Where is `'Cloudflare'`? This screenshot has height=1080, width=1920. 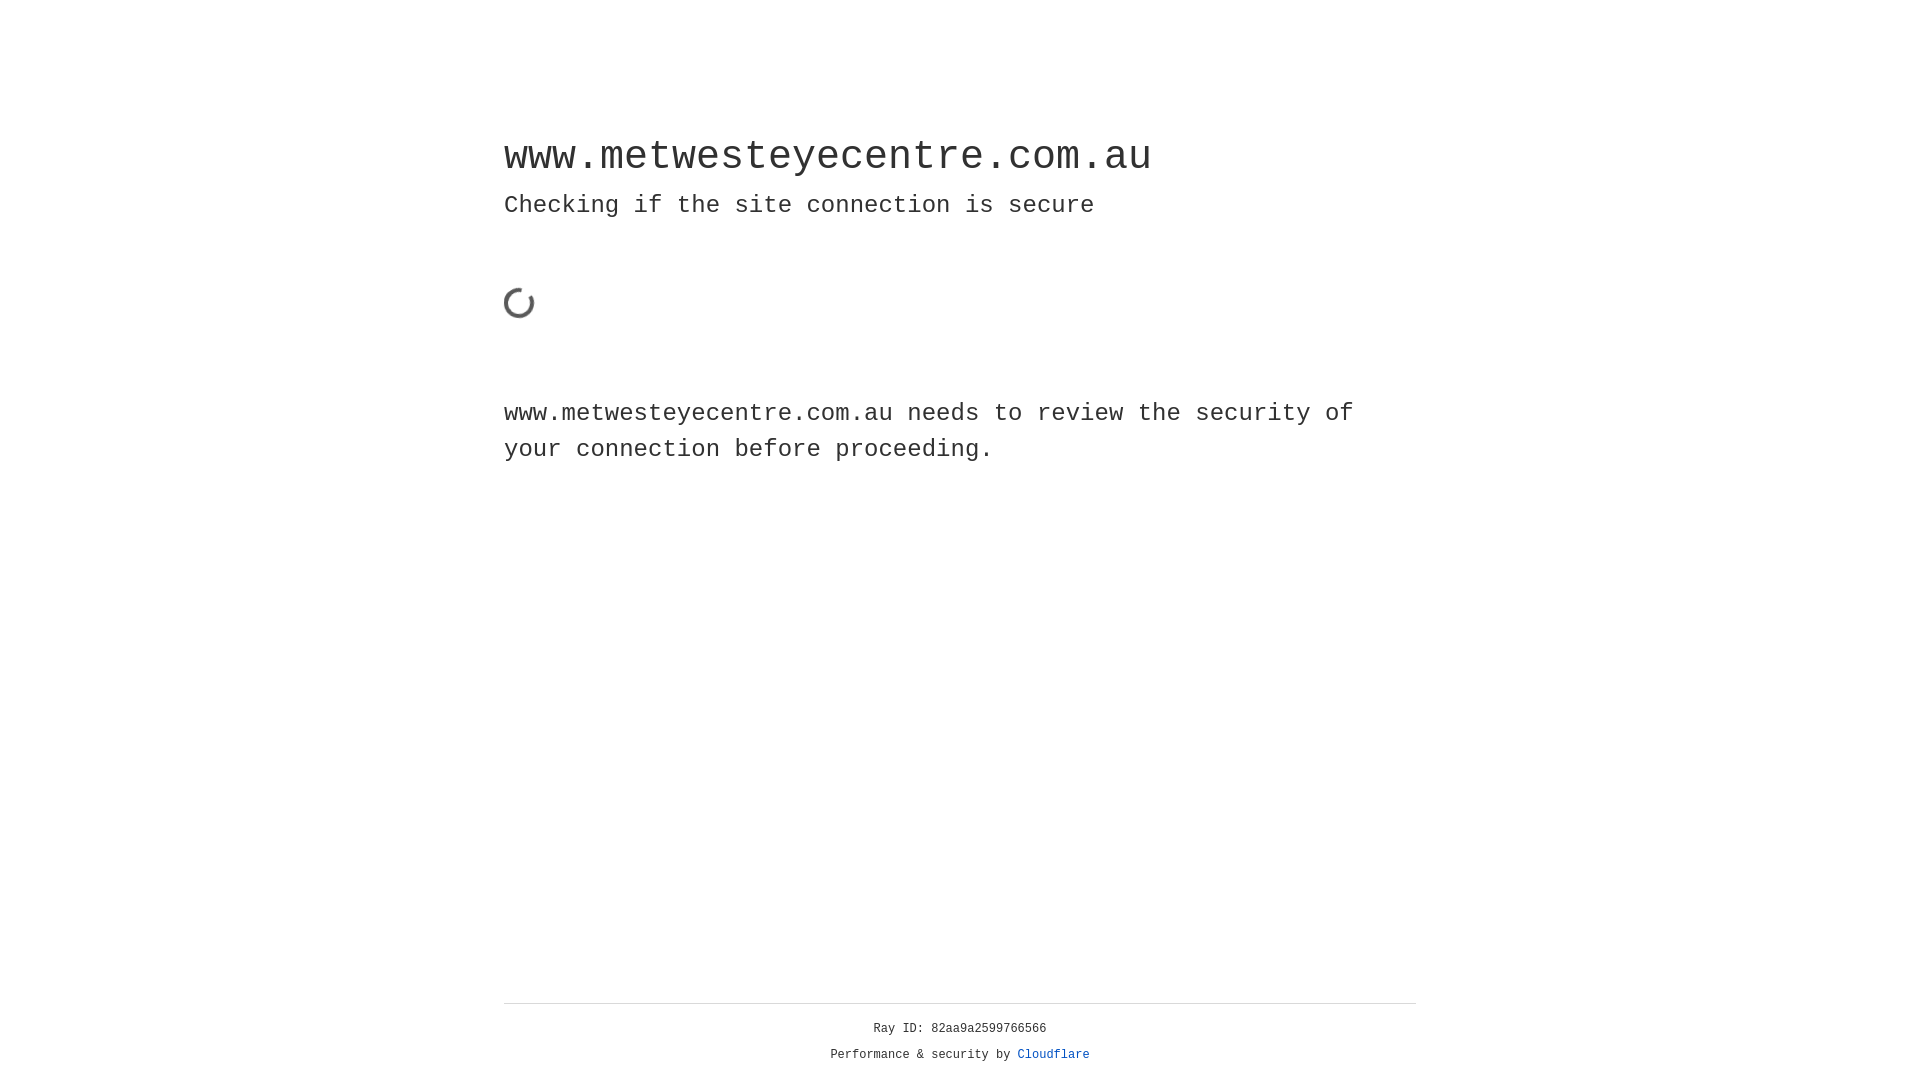
'Cloudflare' is located at coordinates (1053, 1054).